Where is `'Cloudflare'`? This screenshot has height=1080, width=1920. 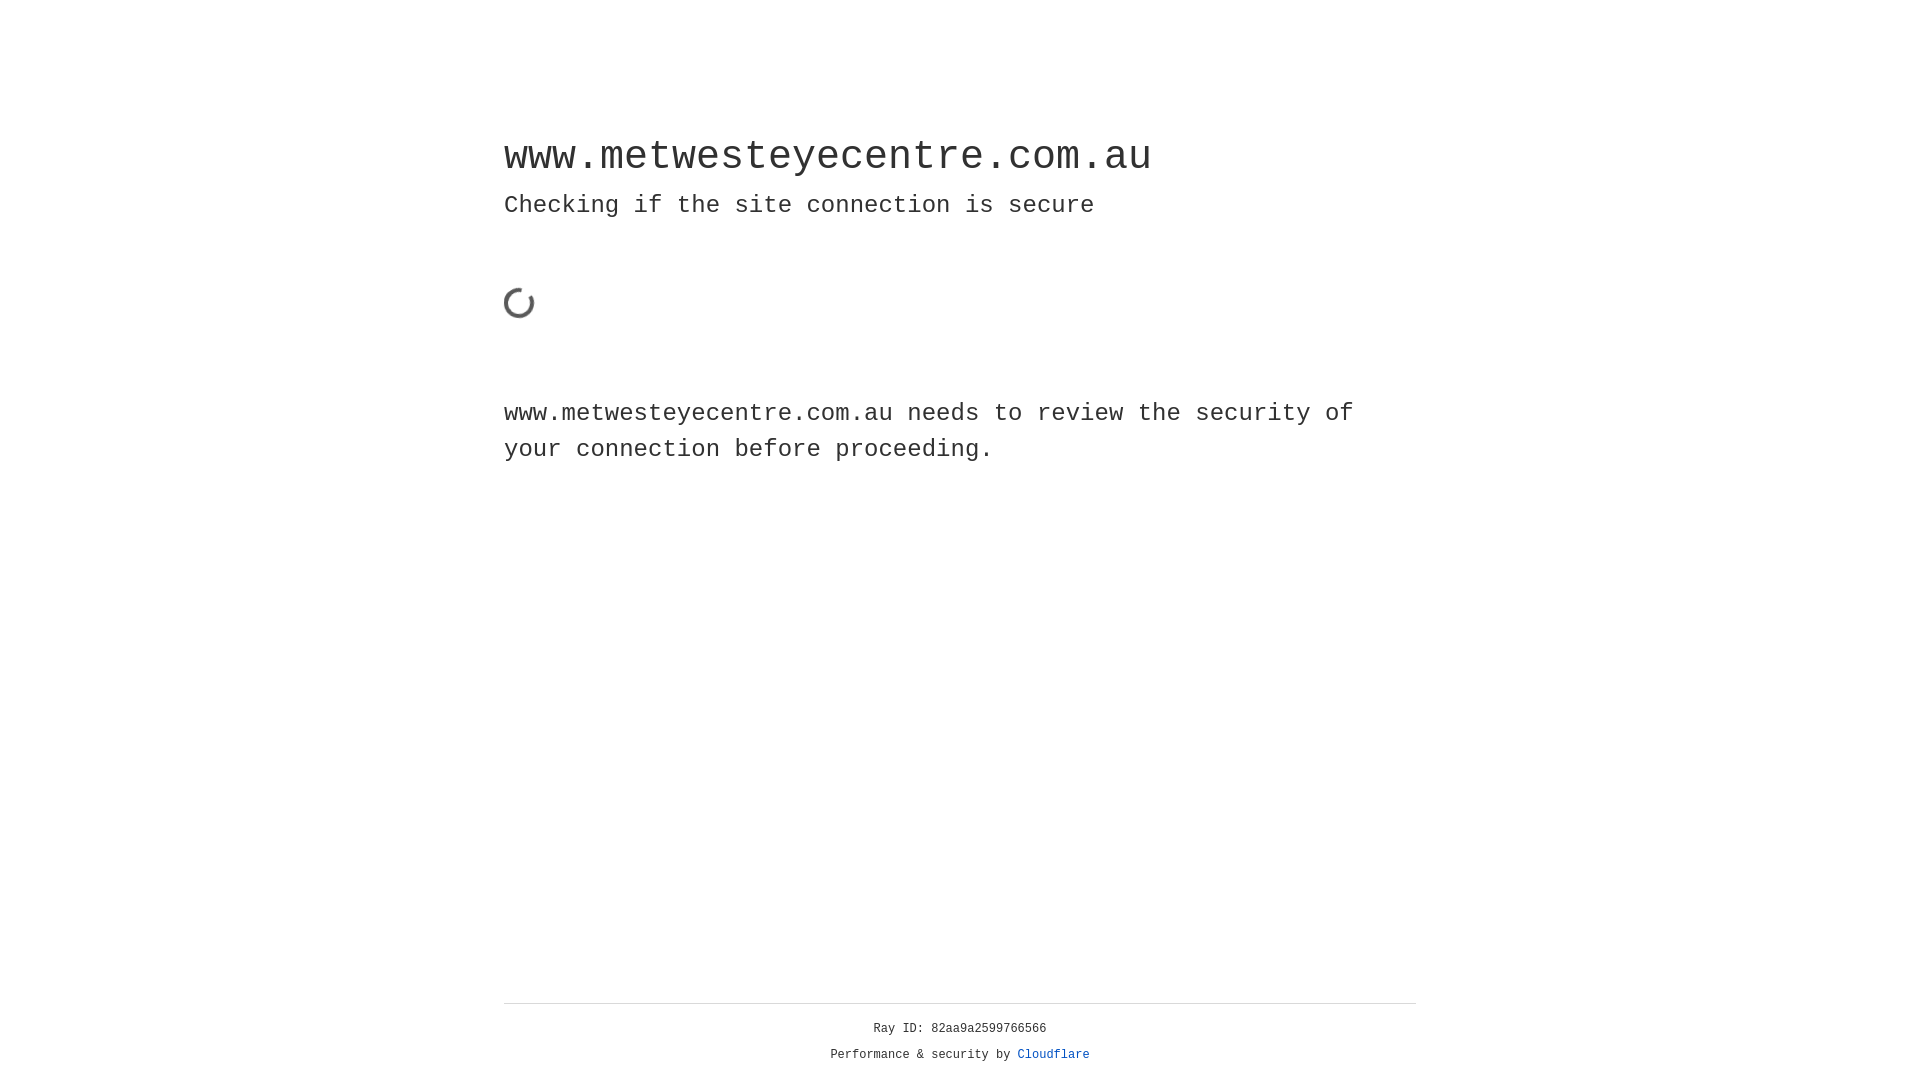
'Cloudflare' is located at coordinates (1053, 1054).